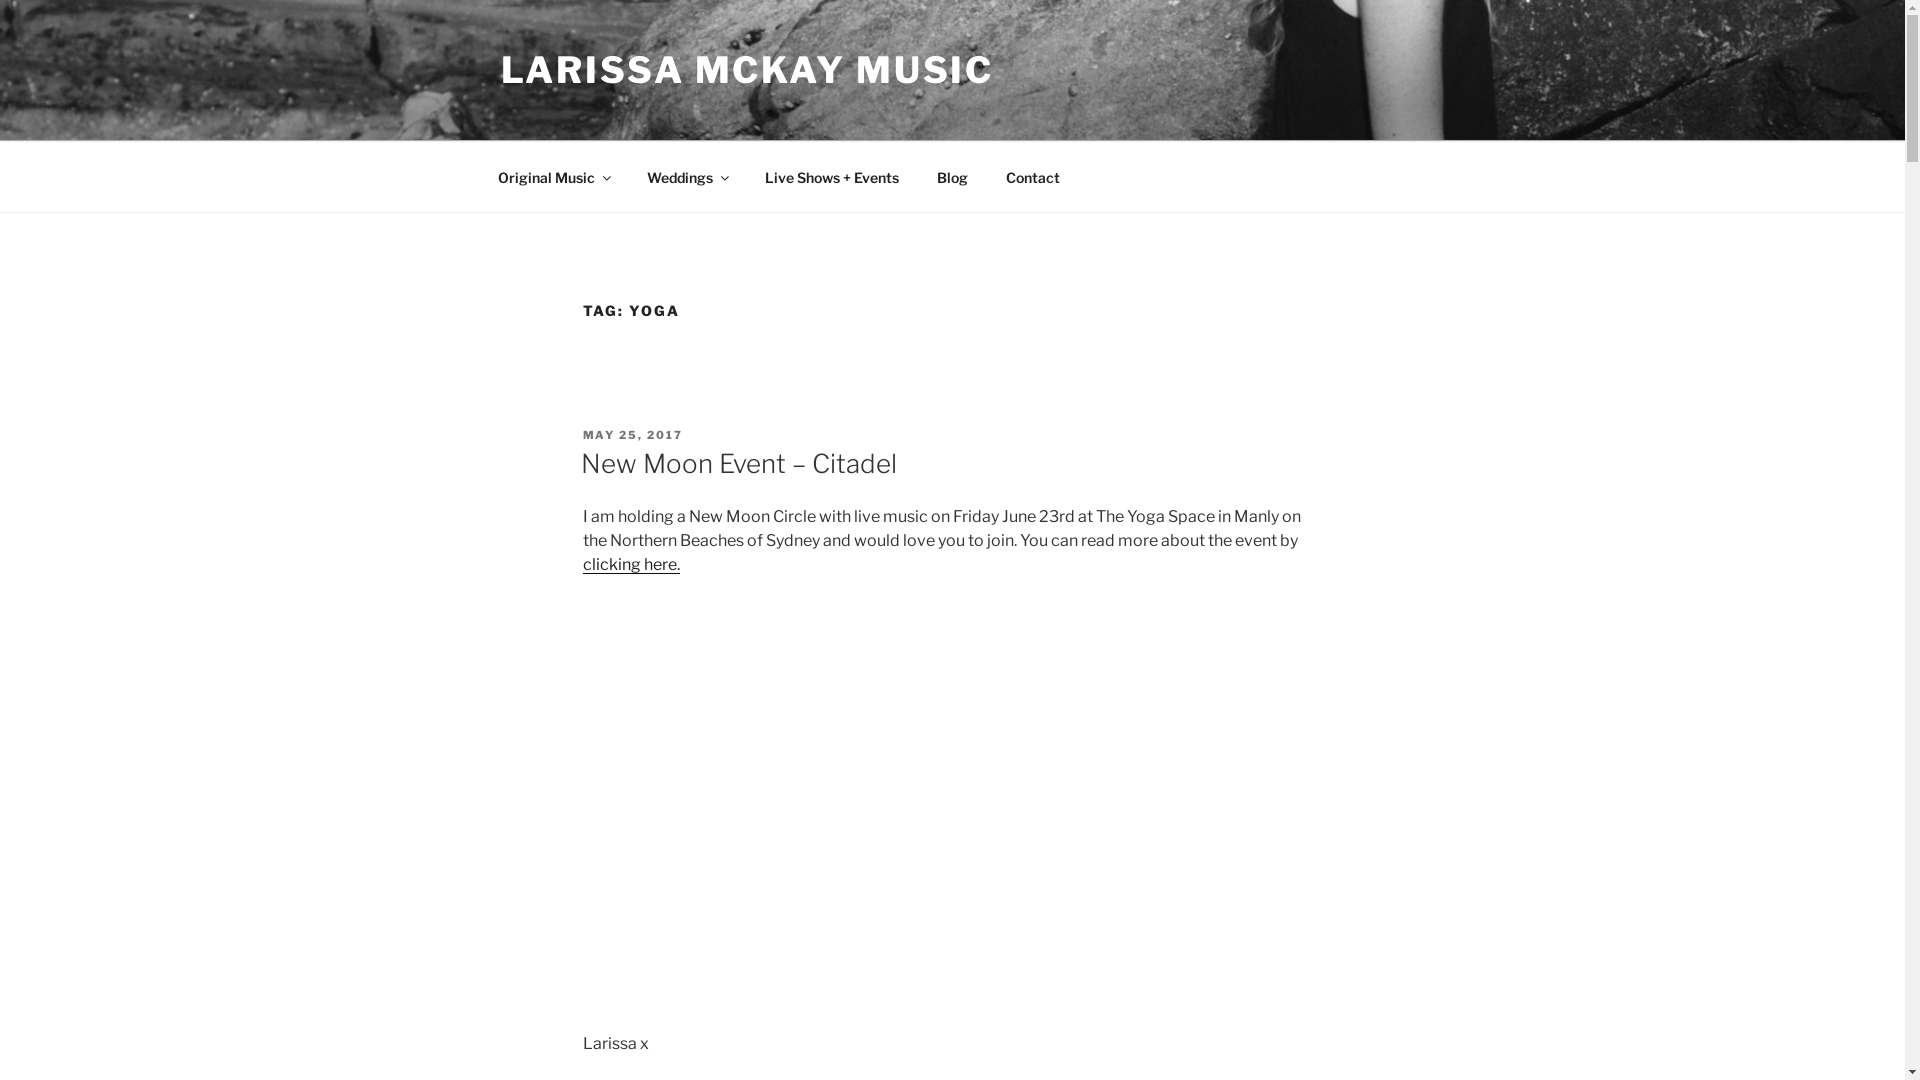 The width and height of the screenshot is (1920, 1080). Describe the element at coordinates (1032, 175) in the screenshot. I see `'Contact'` at that location.